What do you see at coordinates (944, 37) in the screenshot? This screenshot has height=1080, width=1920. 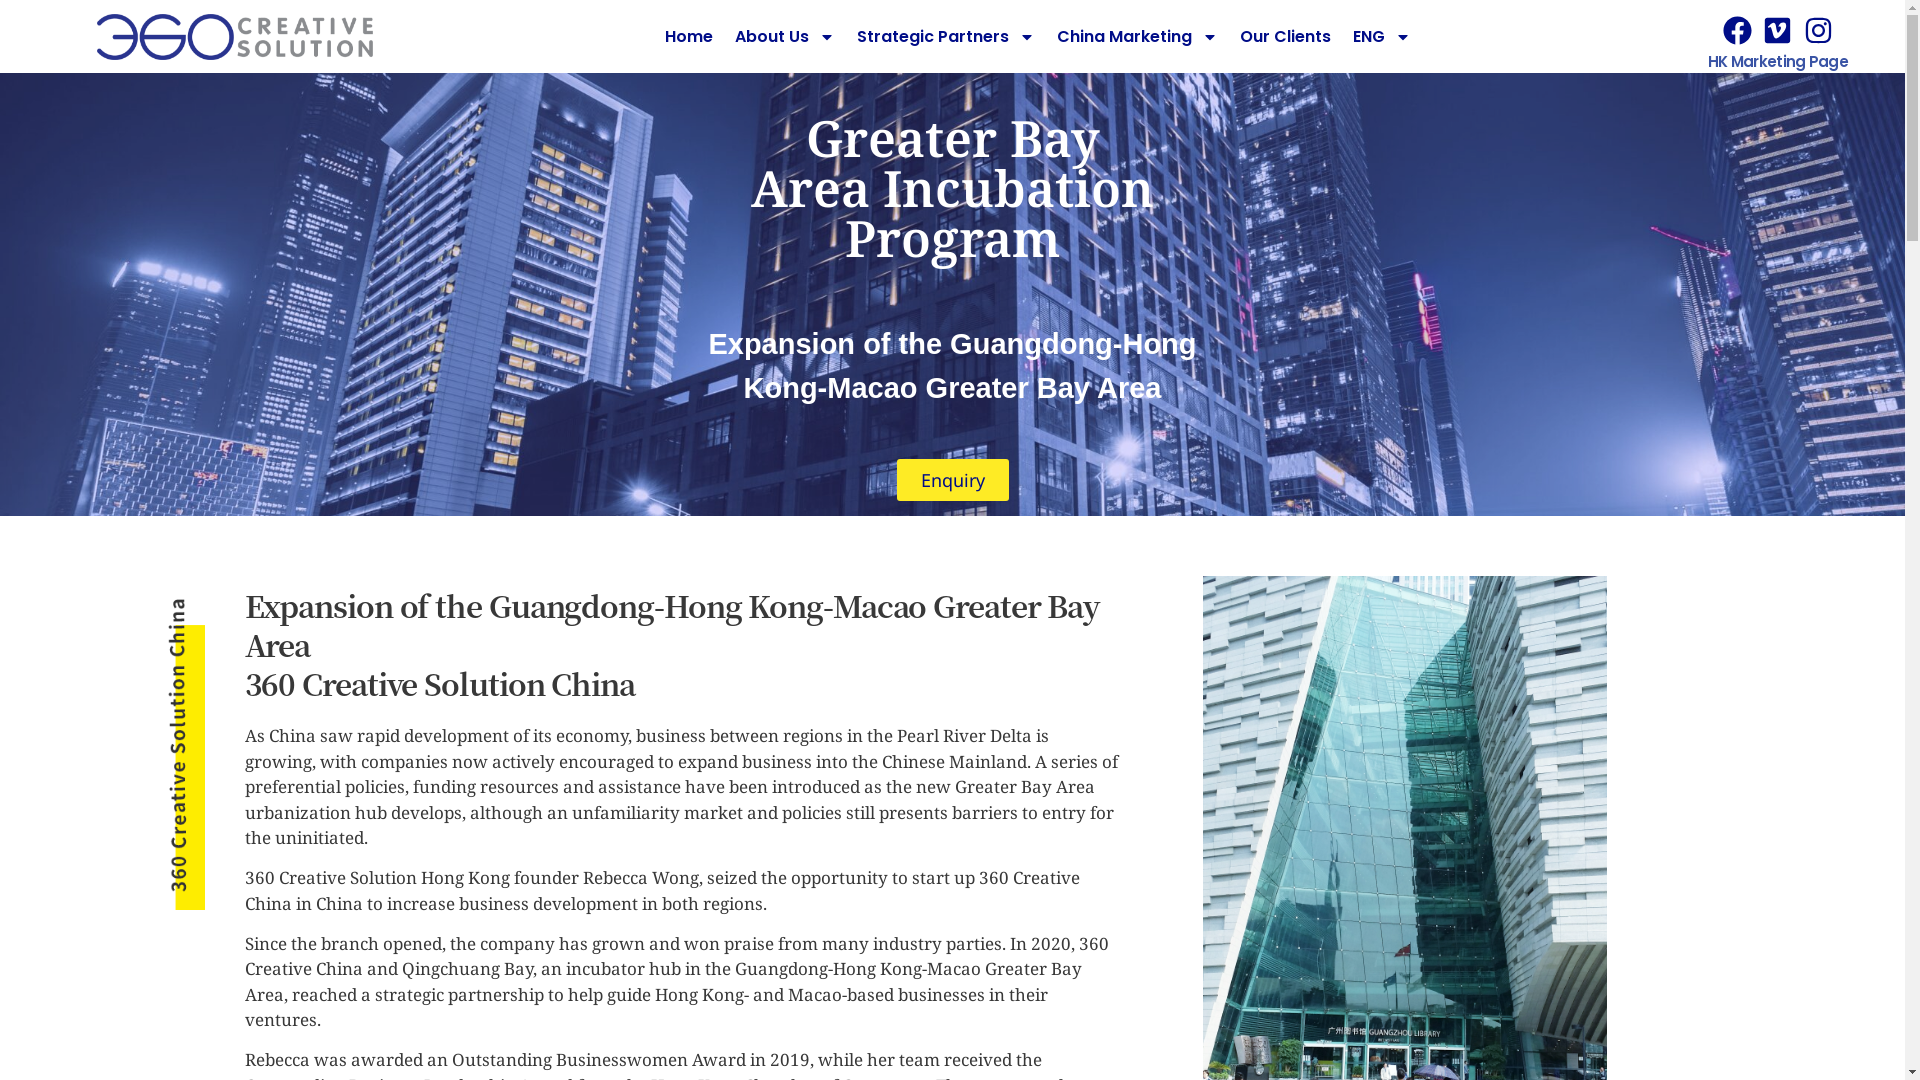 I see `'Strategic Partners'` at bounding box center [944, 37].